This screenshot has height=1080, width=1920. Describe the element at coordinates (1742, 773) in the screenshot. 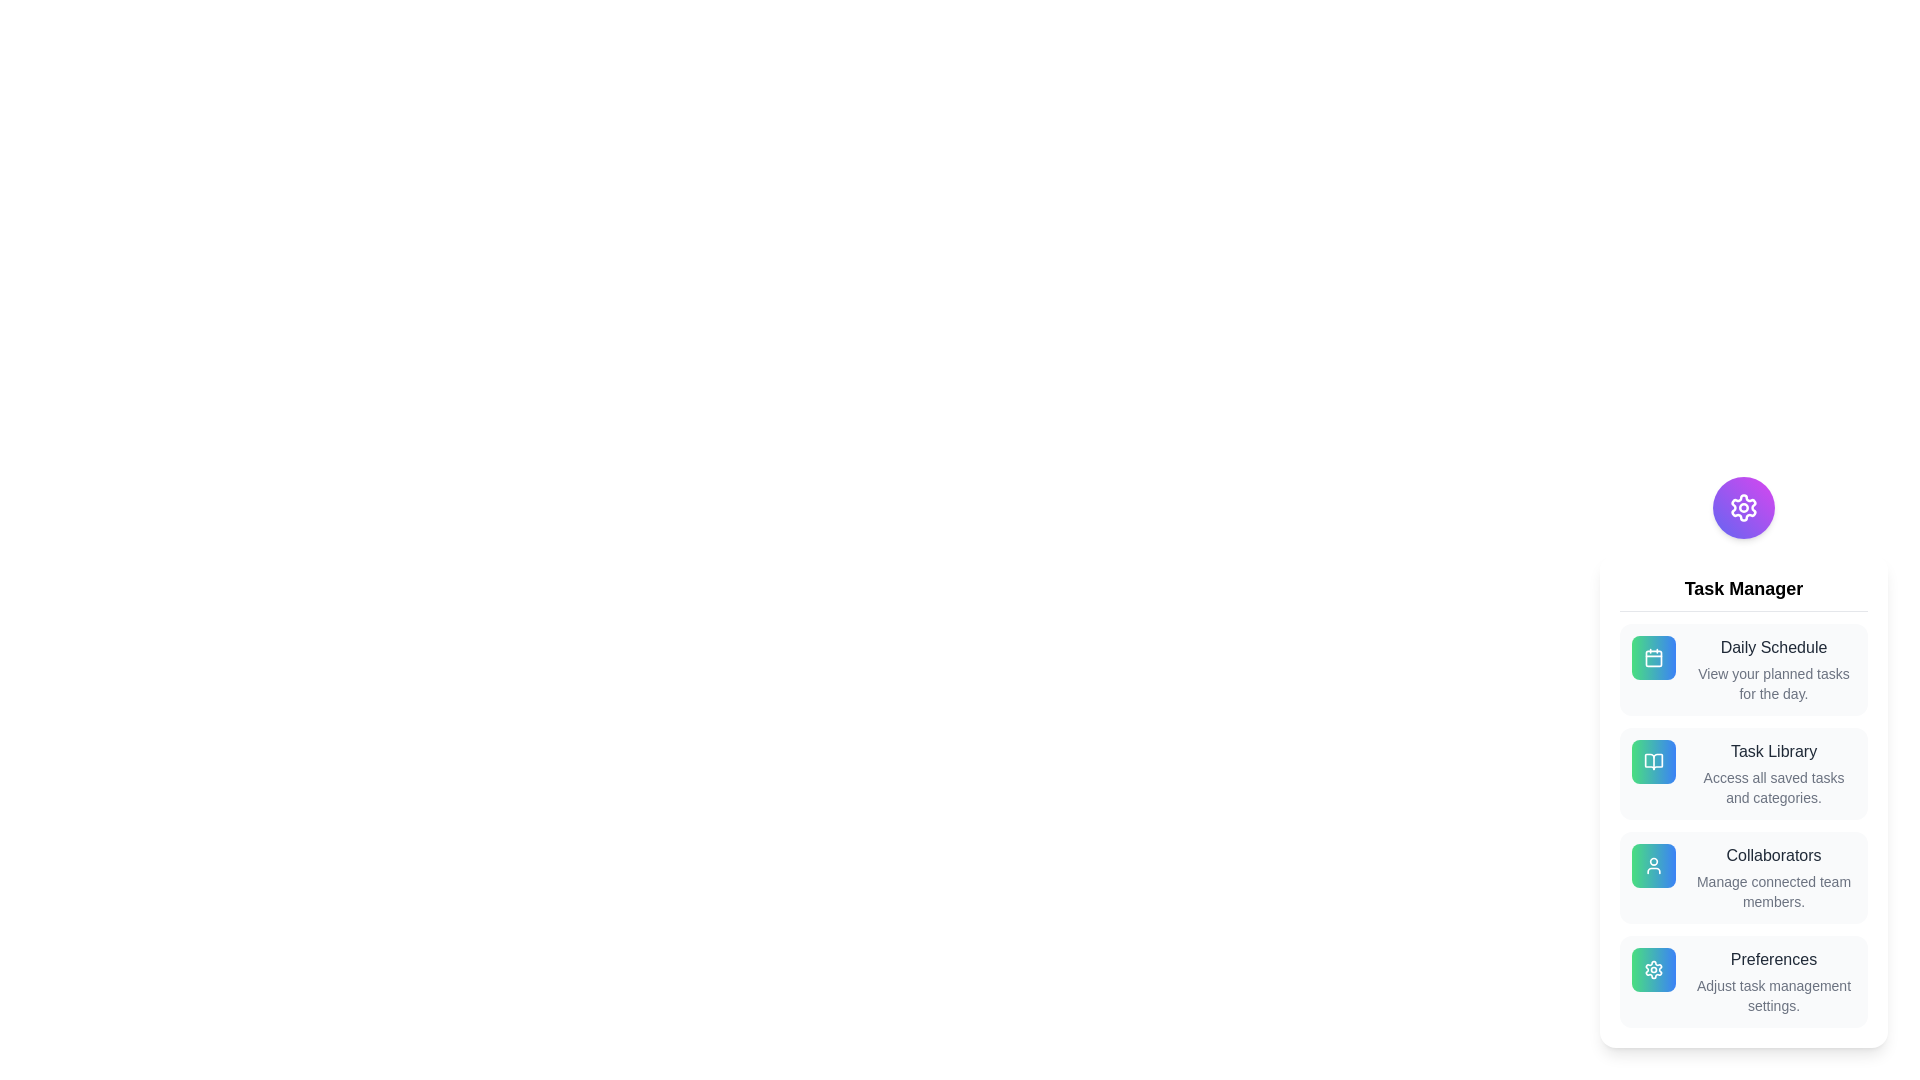

I see `the 'Task Library' option to access saved tasks and categories` at that location.